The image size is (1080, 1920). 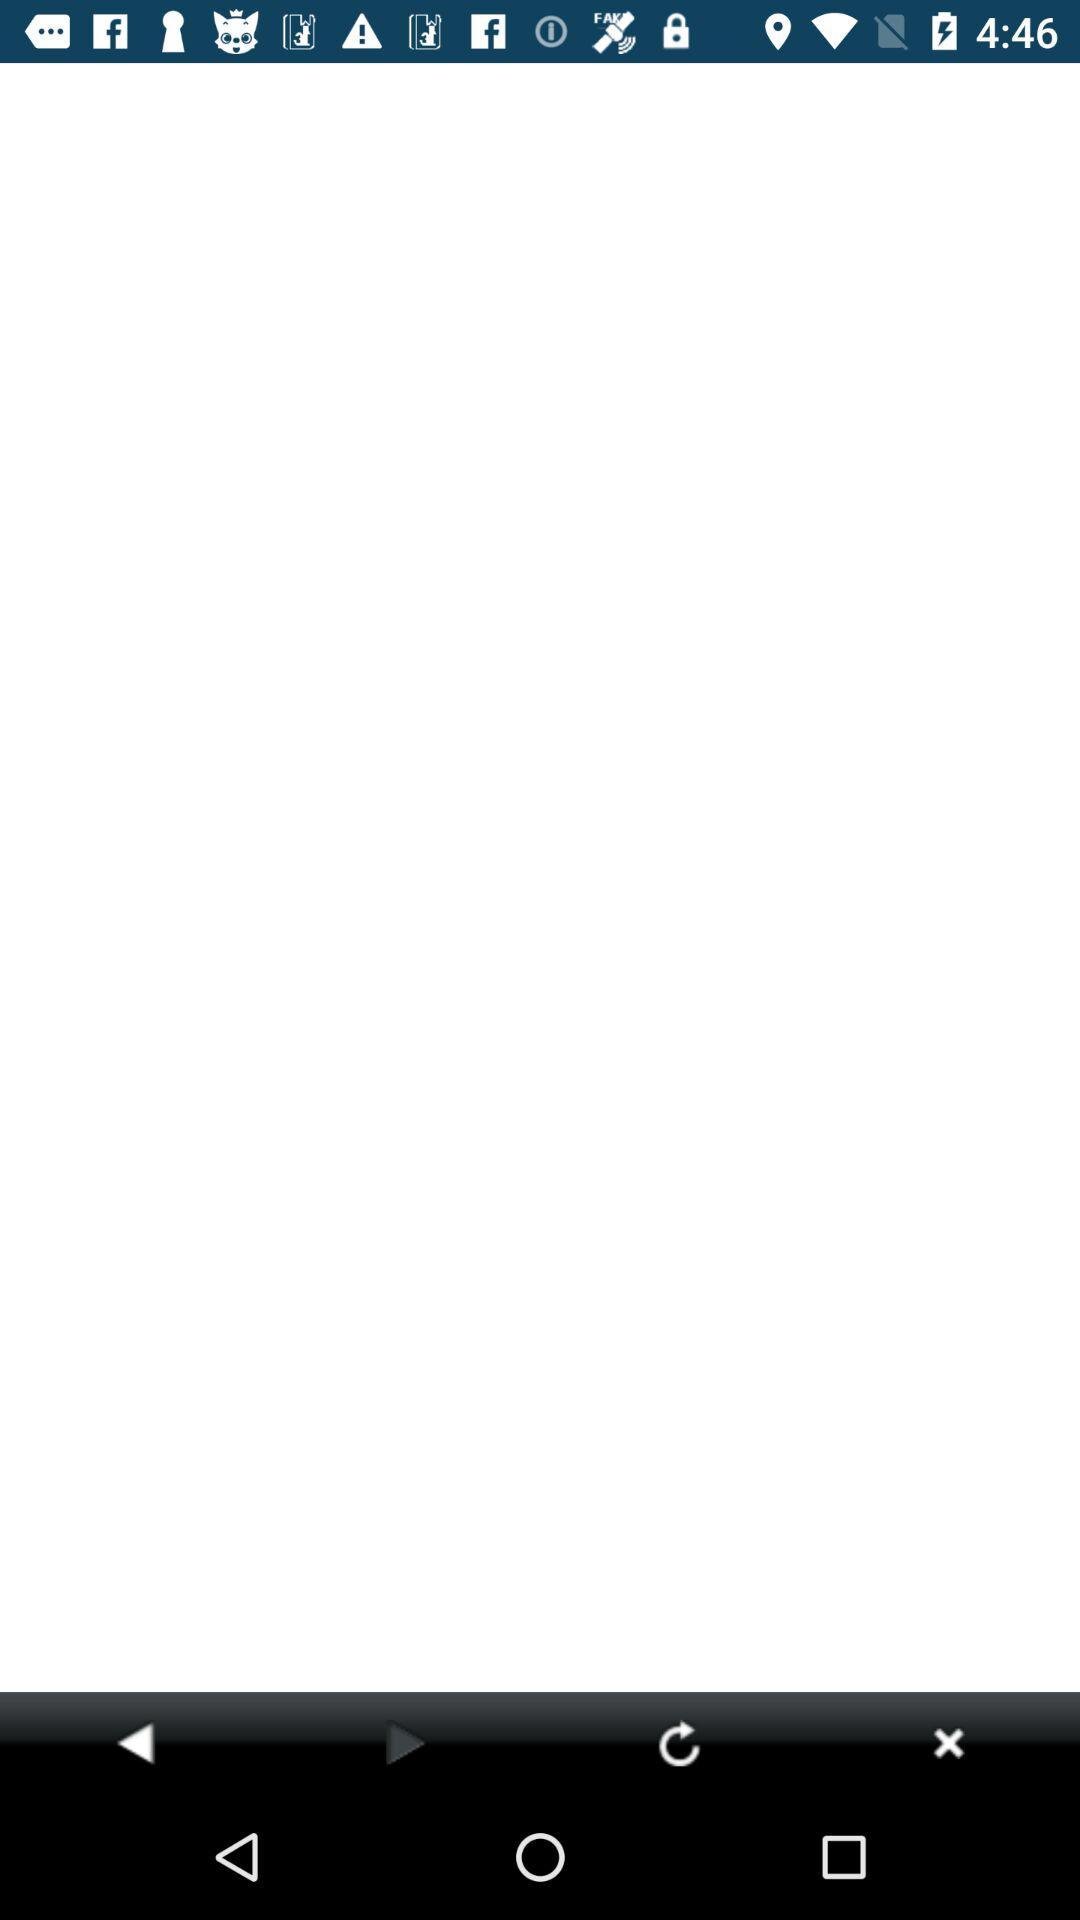 What do you see at coordinates (135, 1741) in the screenshot?
I see `item at the bottom left corner` at bounding box center [135, 1741].